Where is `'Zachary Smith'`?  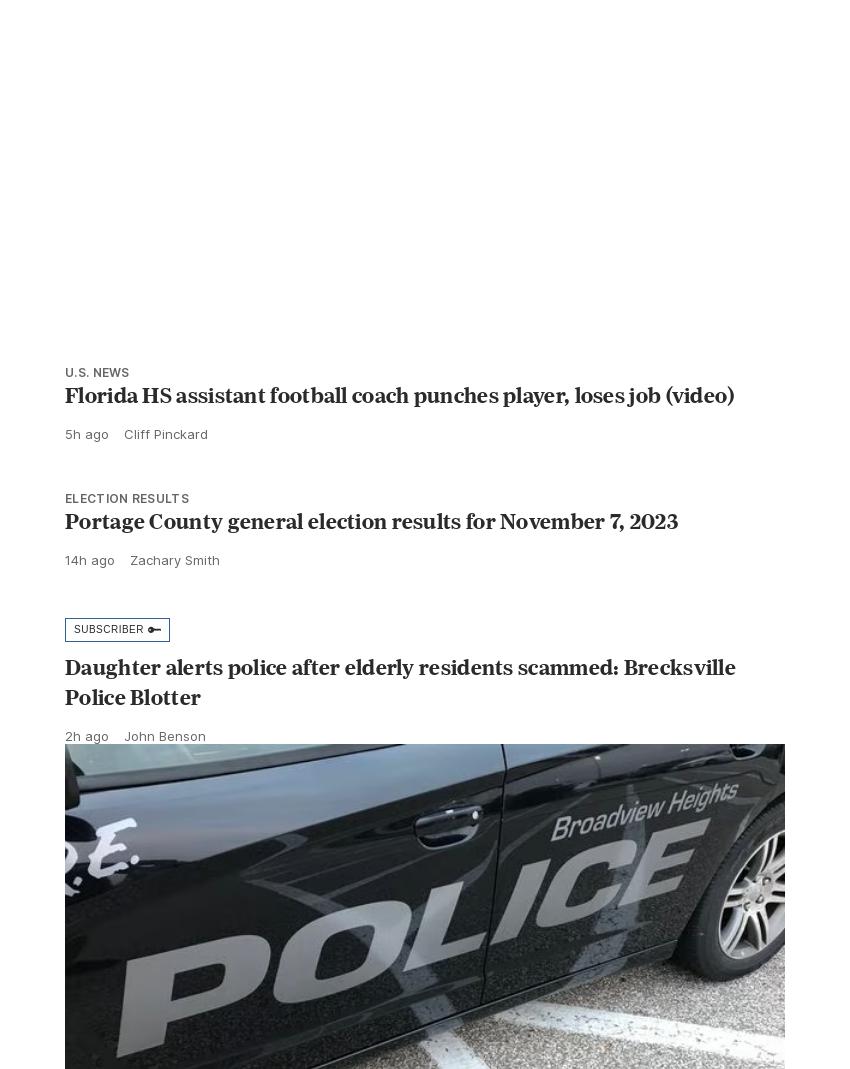 'Zachary Smith' is located at coordinates (174, 603).